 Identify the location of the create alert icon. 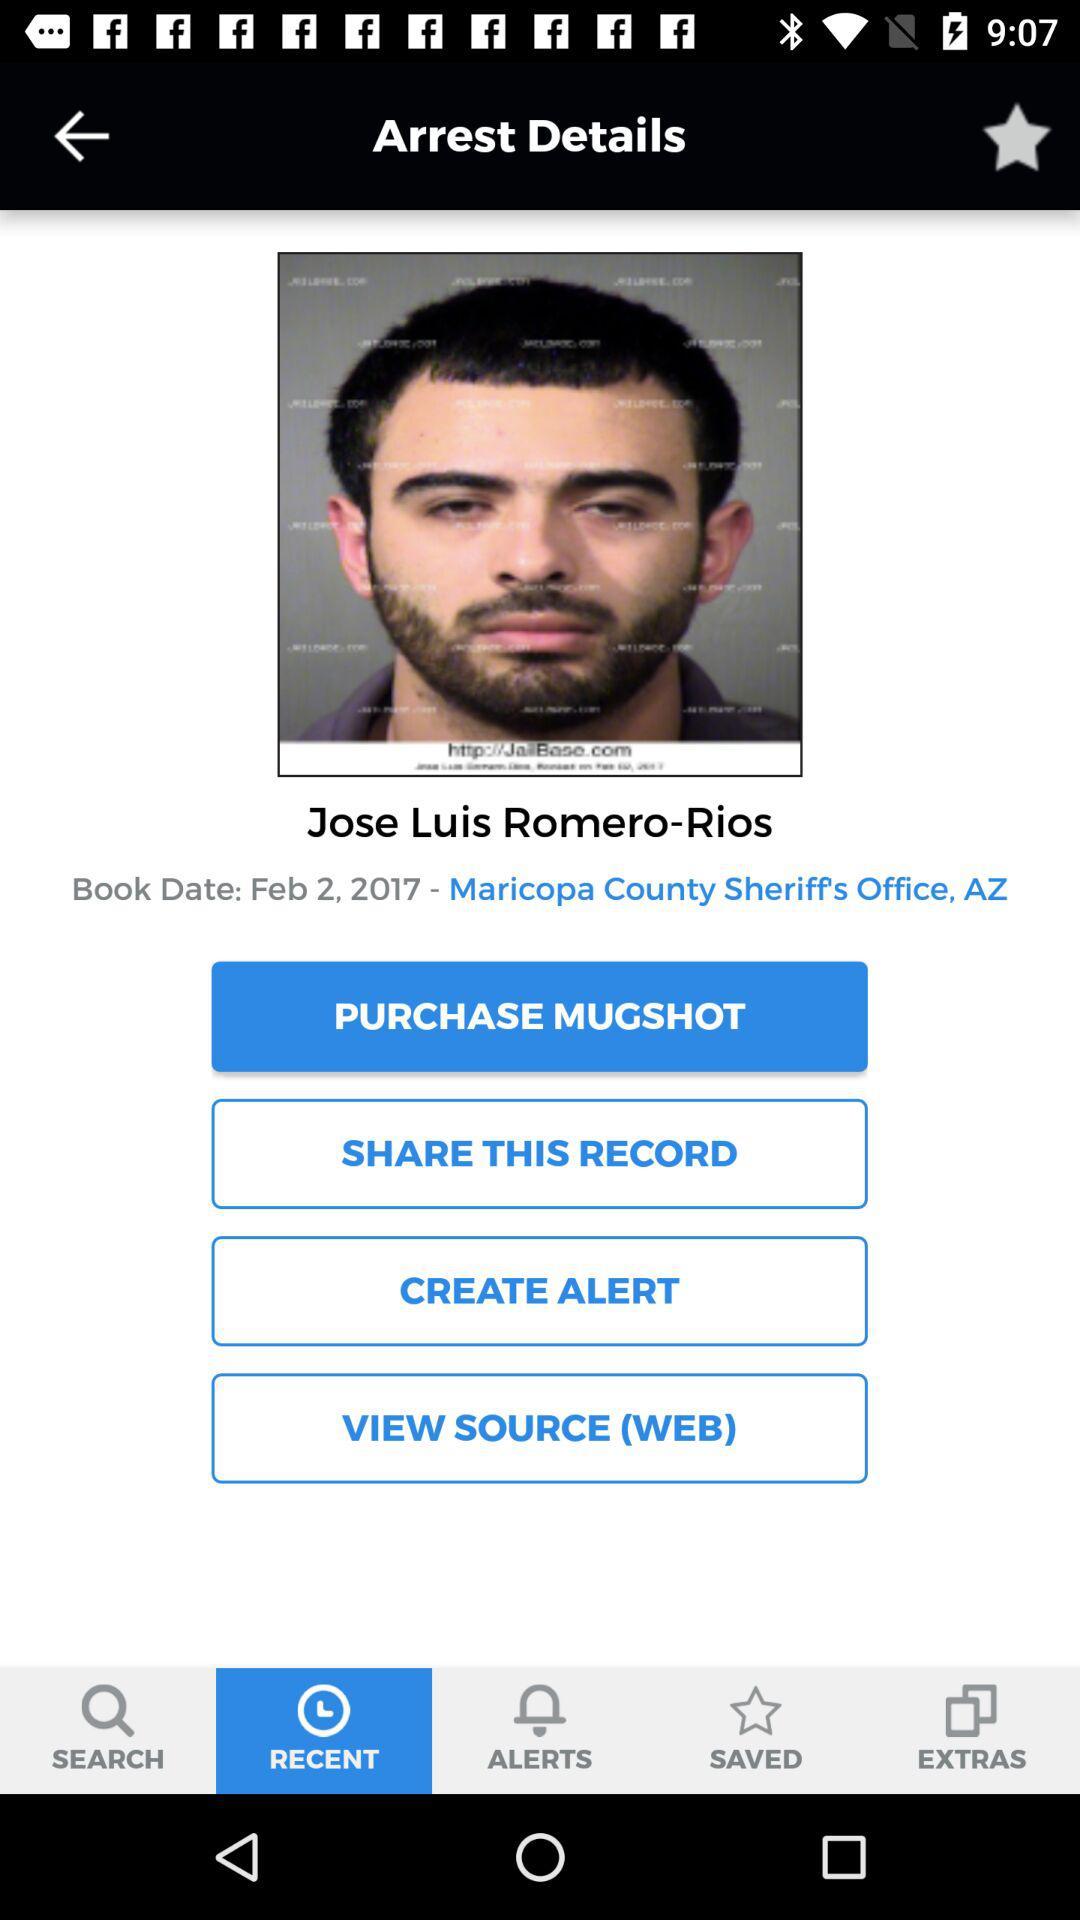
(538, 1291).